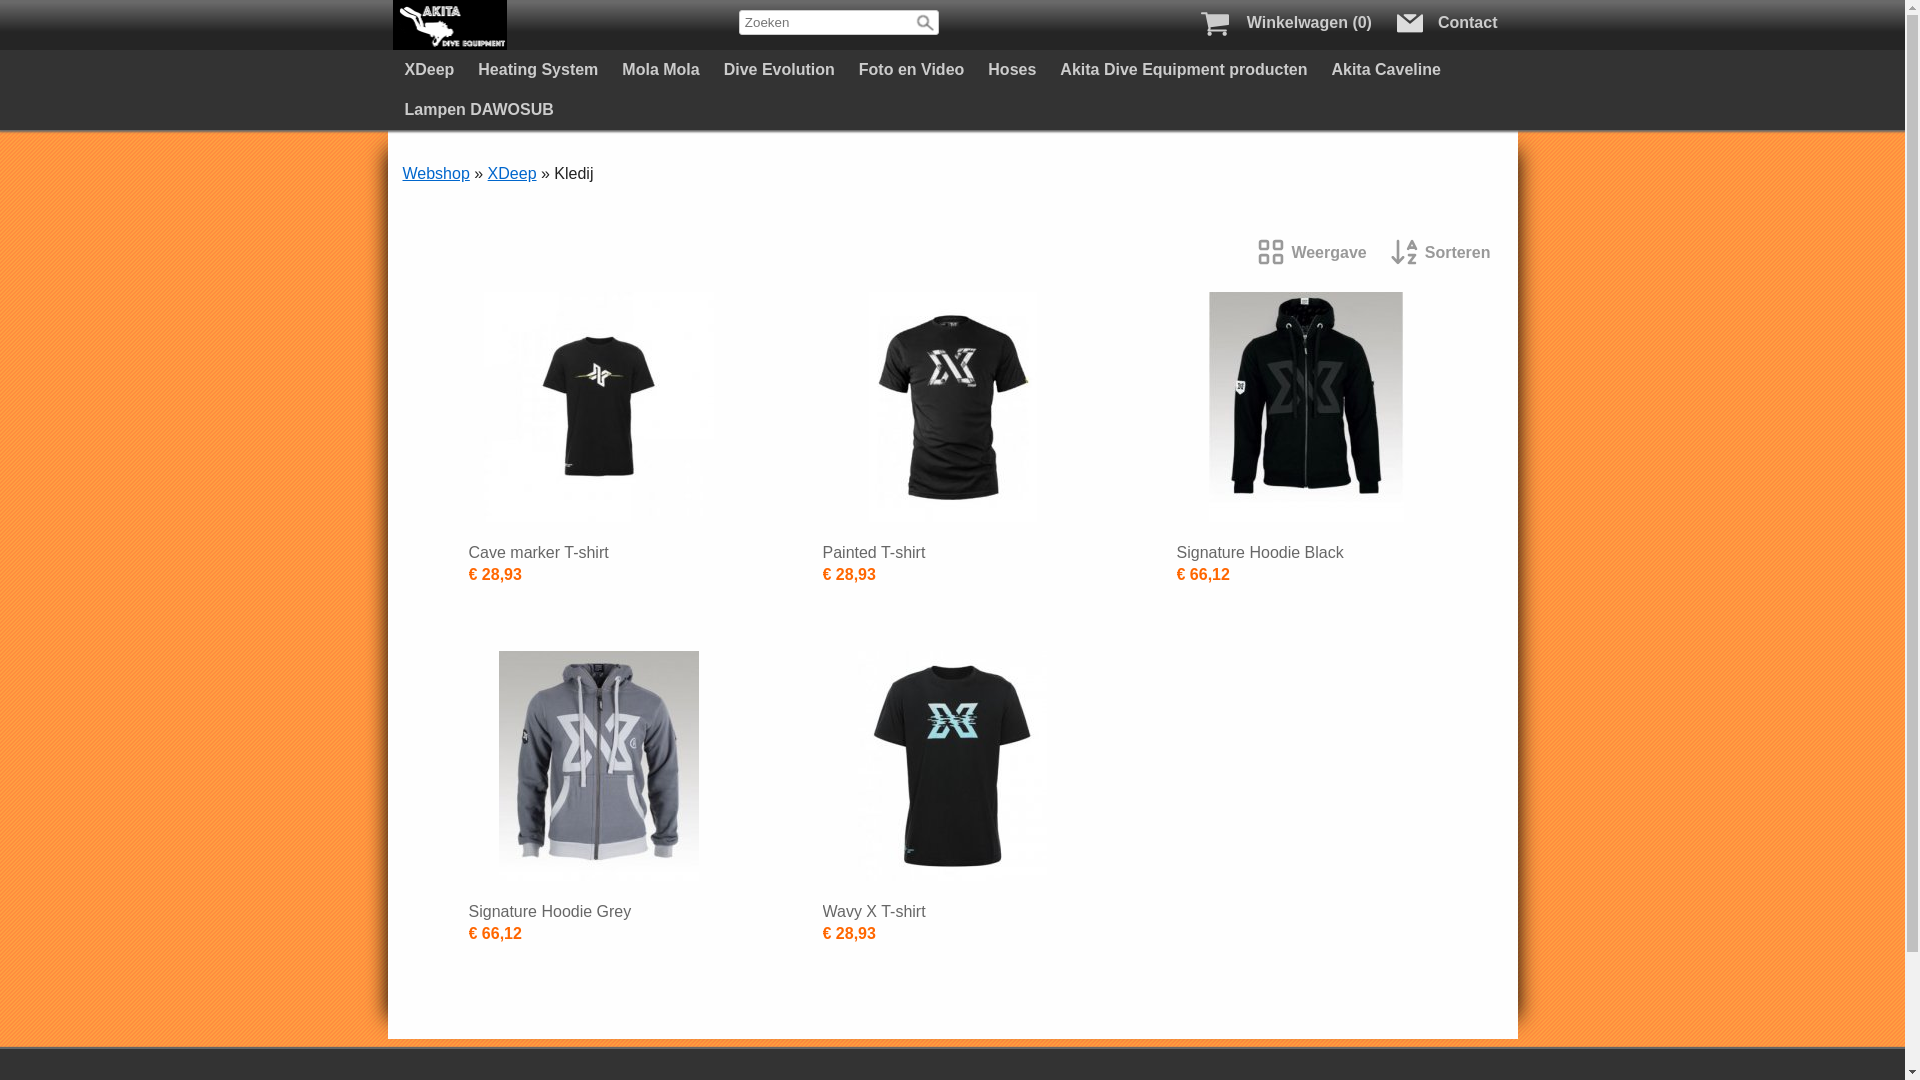  What do you see at coordinates (1384, 68) in the screenshot?
I see `'Akita Caveline'` at bounding box center [1384, 68].